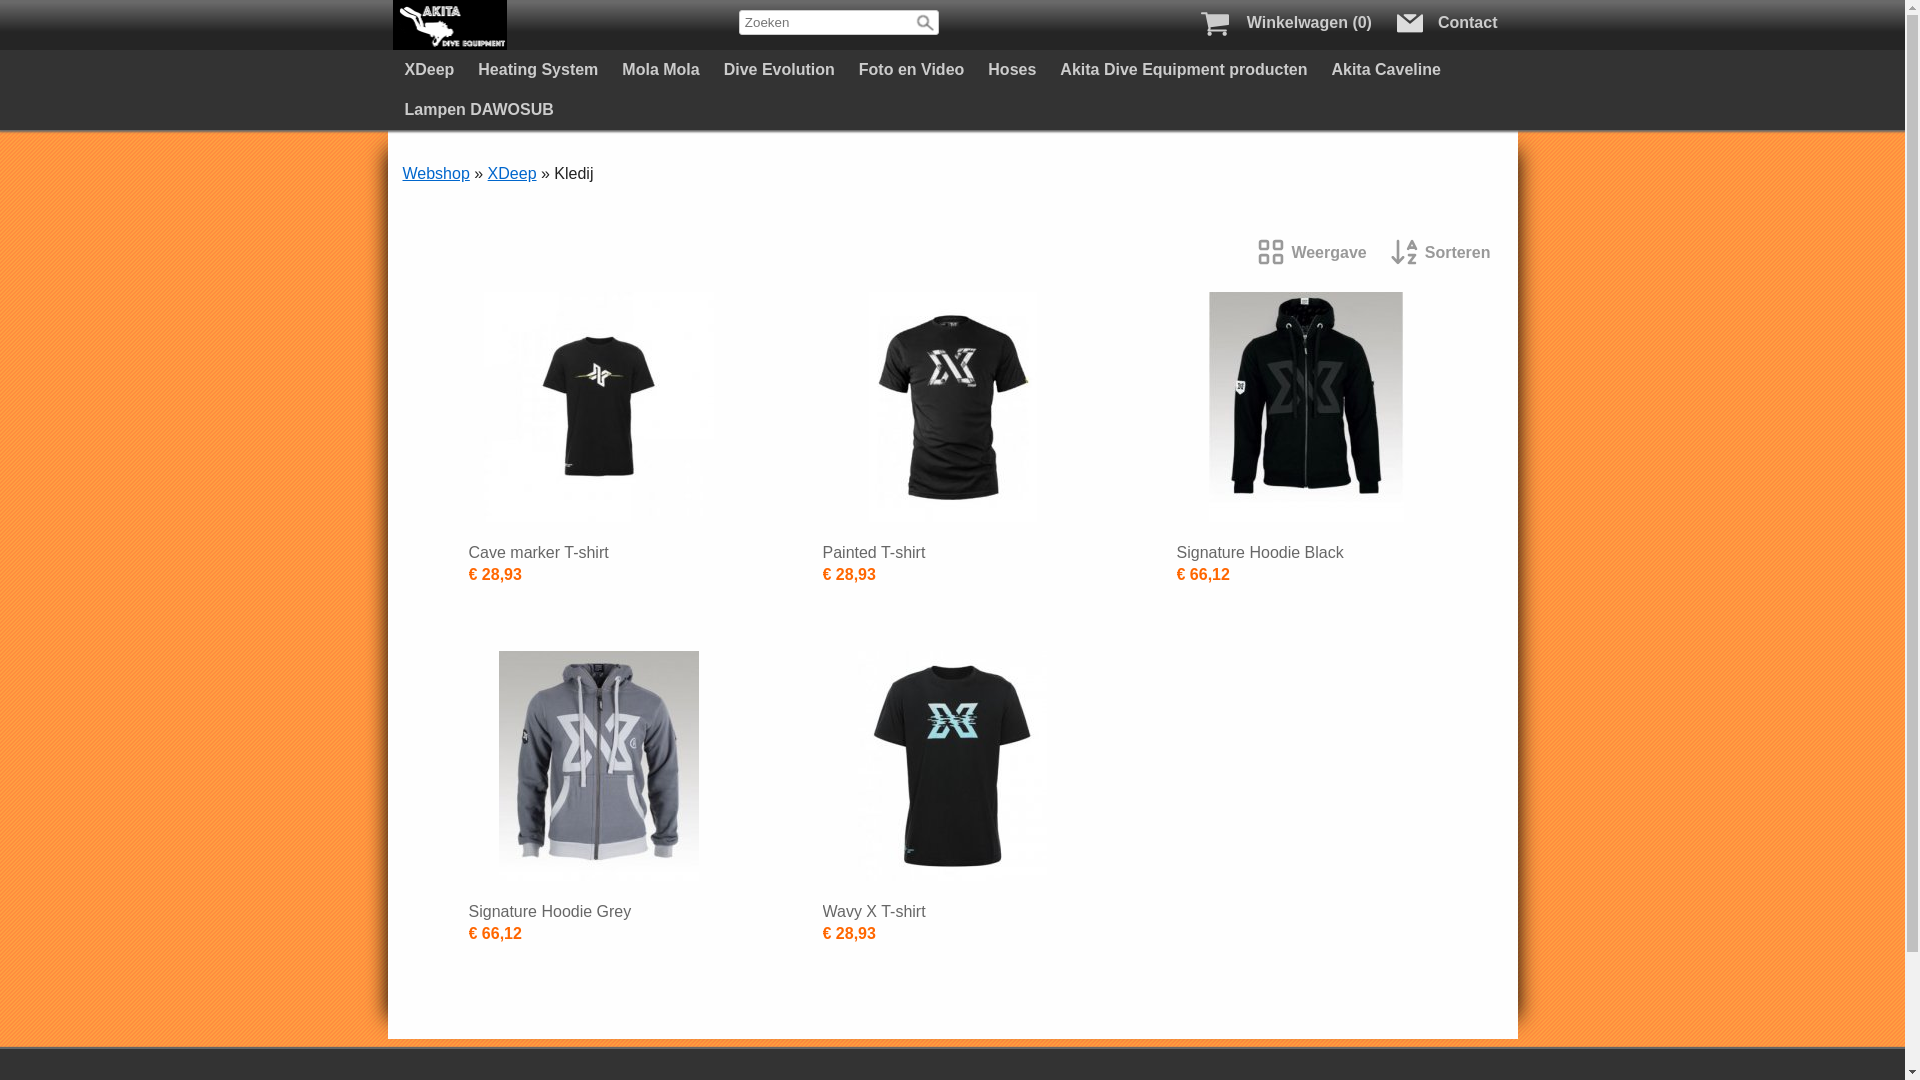  What do you see at coordinates (1384, 68) in the screenshot?
I see `'Akita Caveline'` at bounding box center [1384, 68].